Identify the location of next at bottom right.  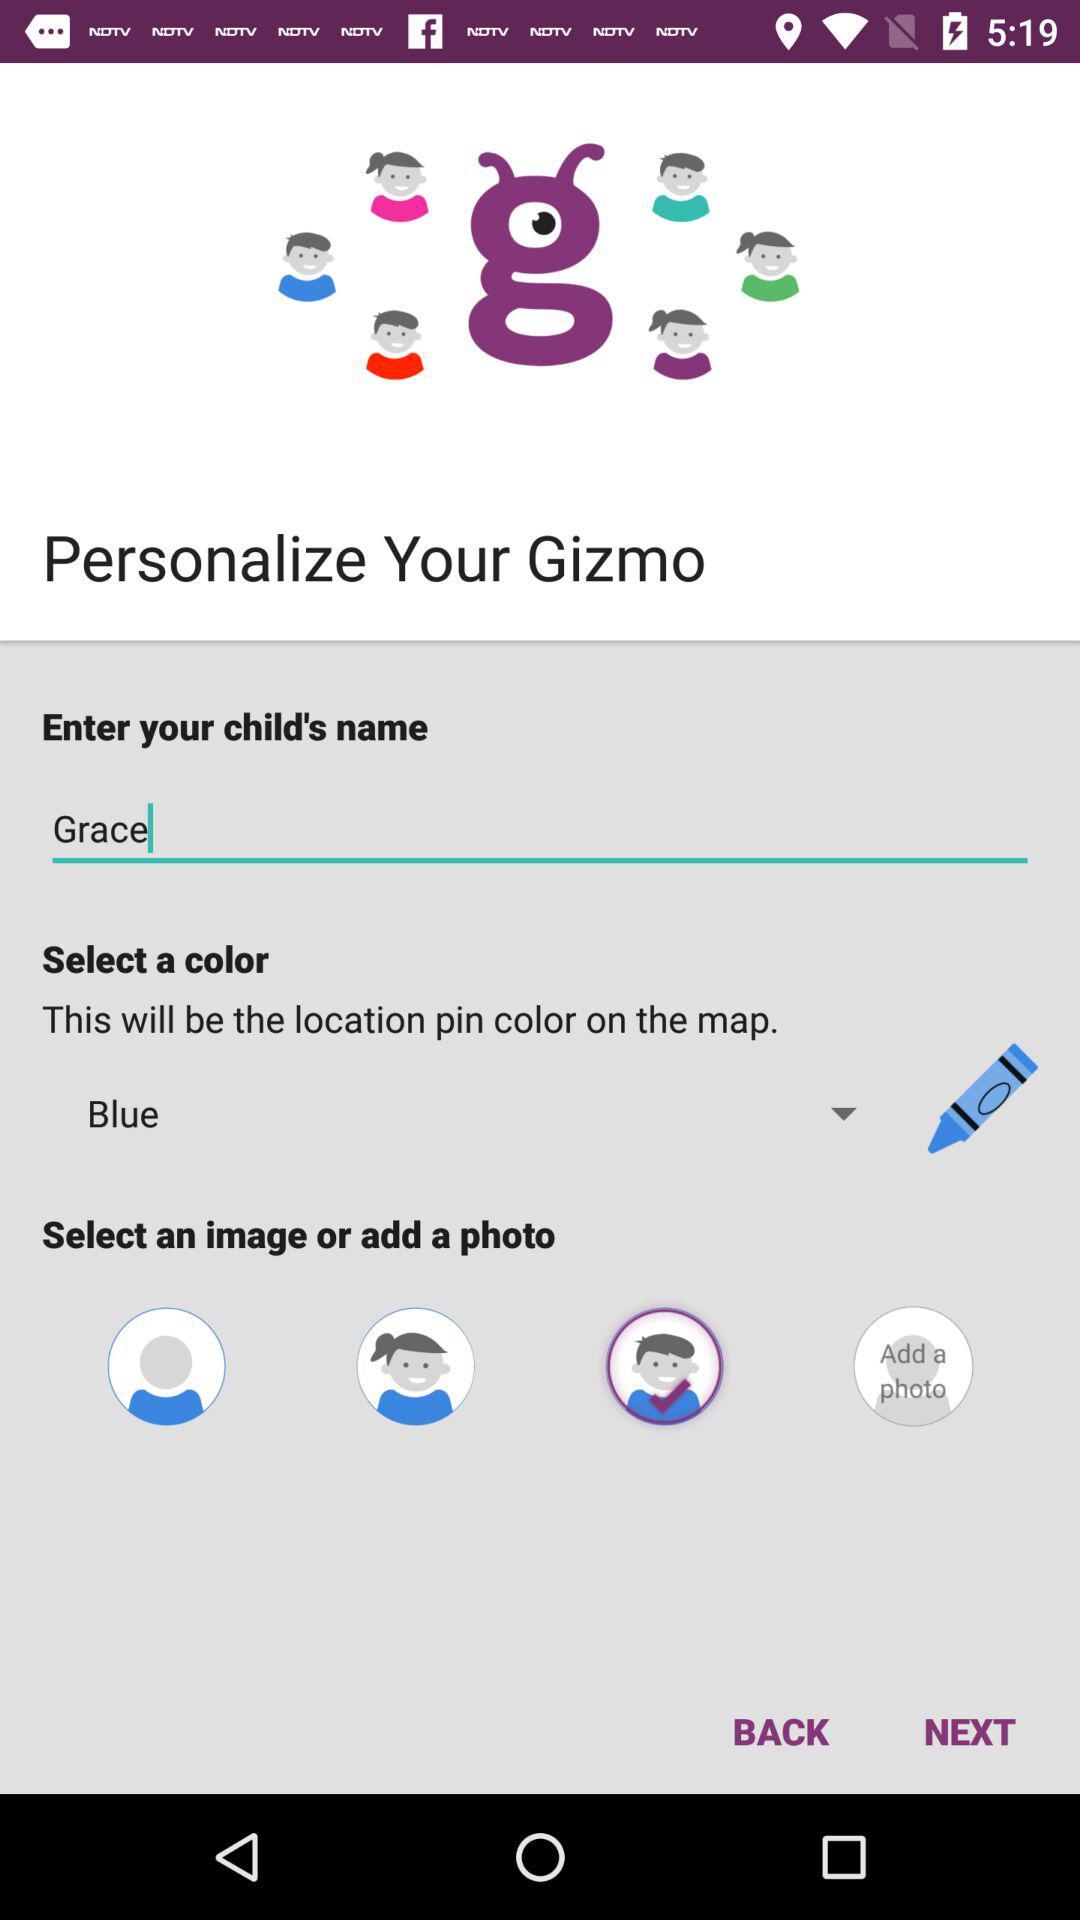
(968, 1730).